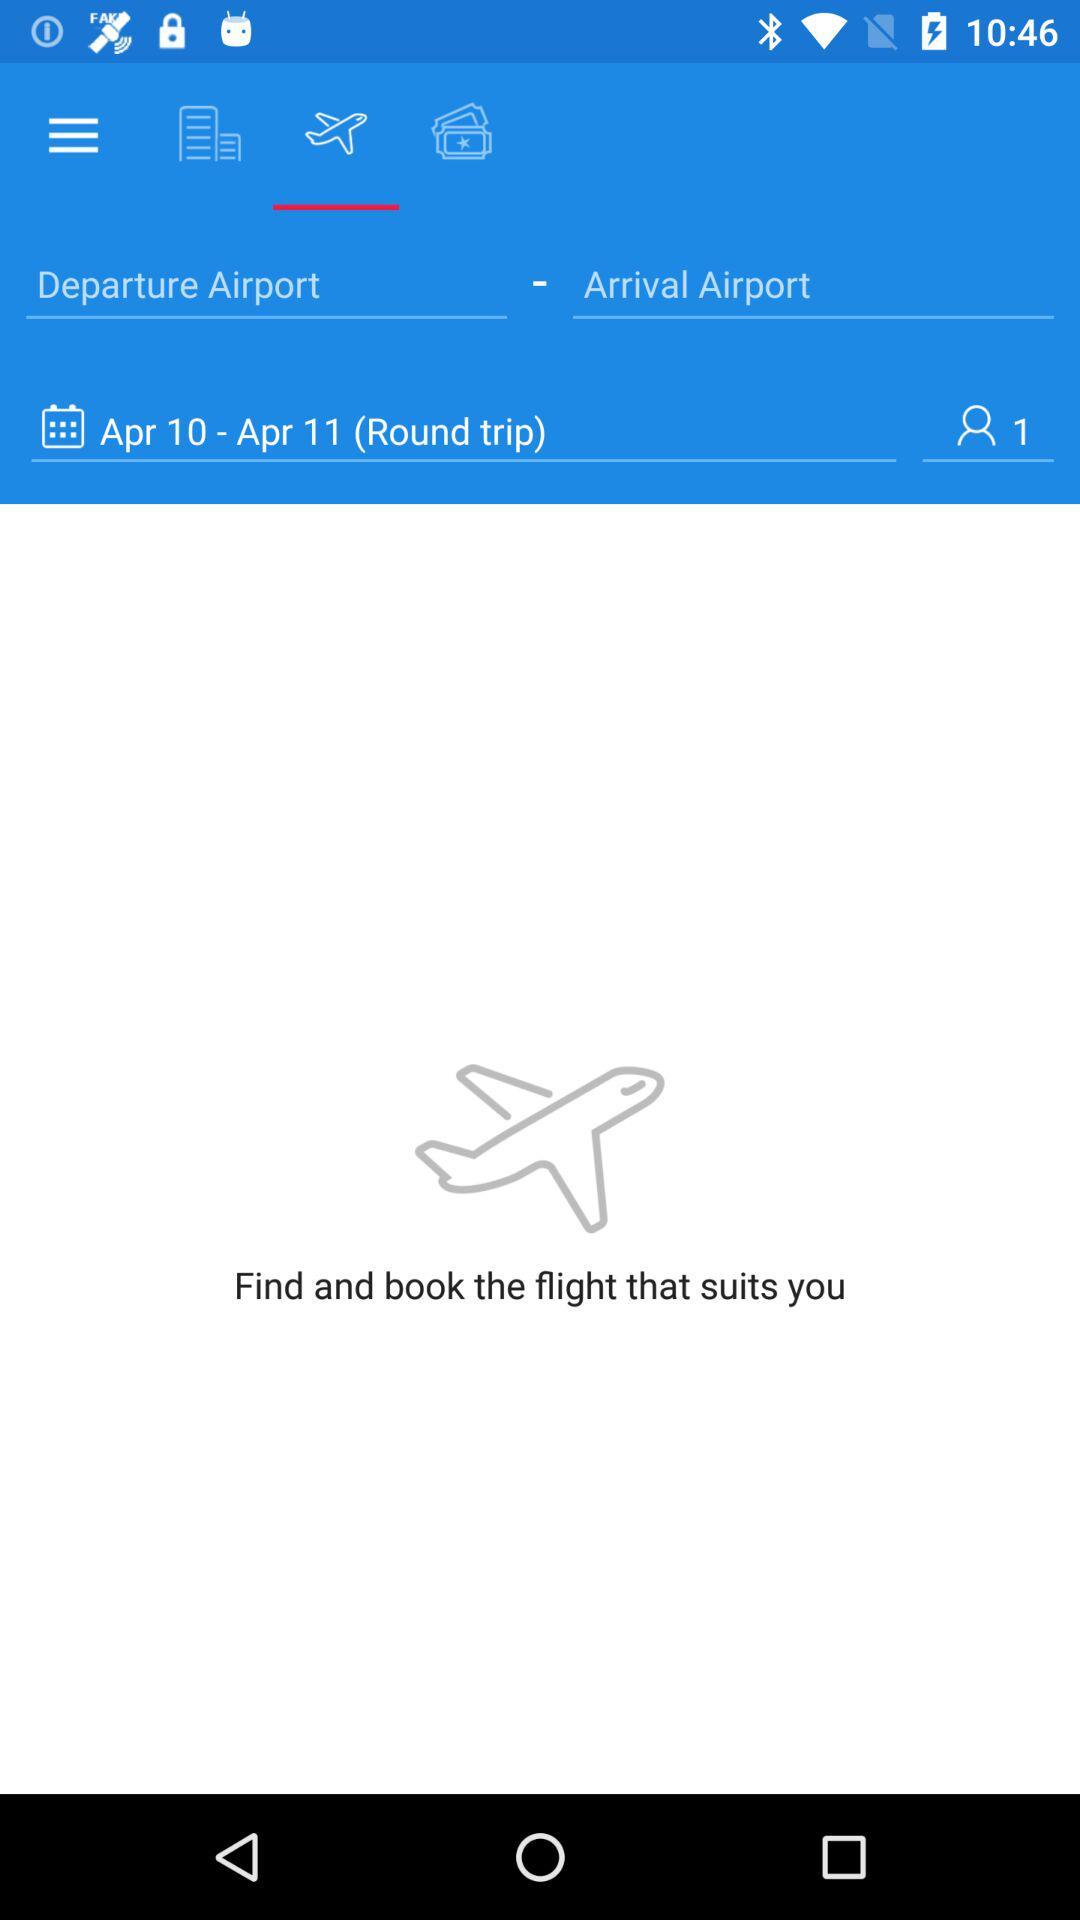 The image size is (1080, 1920). What do you see at coordinates (335, 132) in the screenshot?
I see `the third icon at top left corner of the page` at bounding box center [335, 132].